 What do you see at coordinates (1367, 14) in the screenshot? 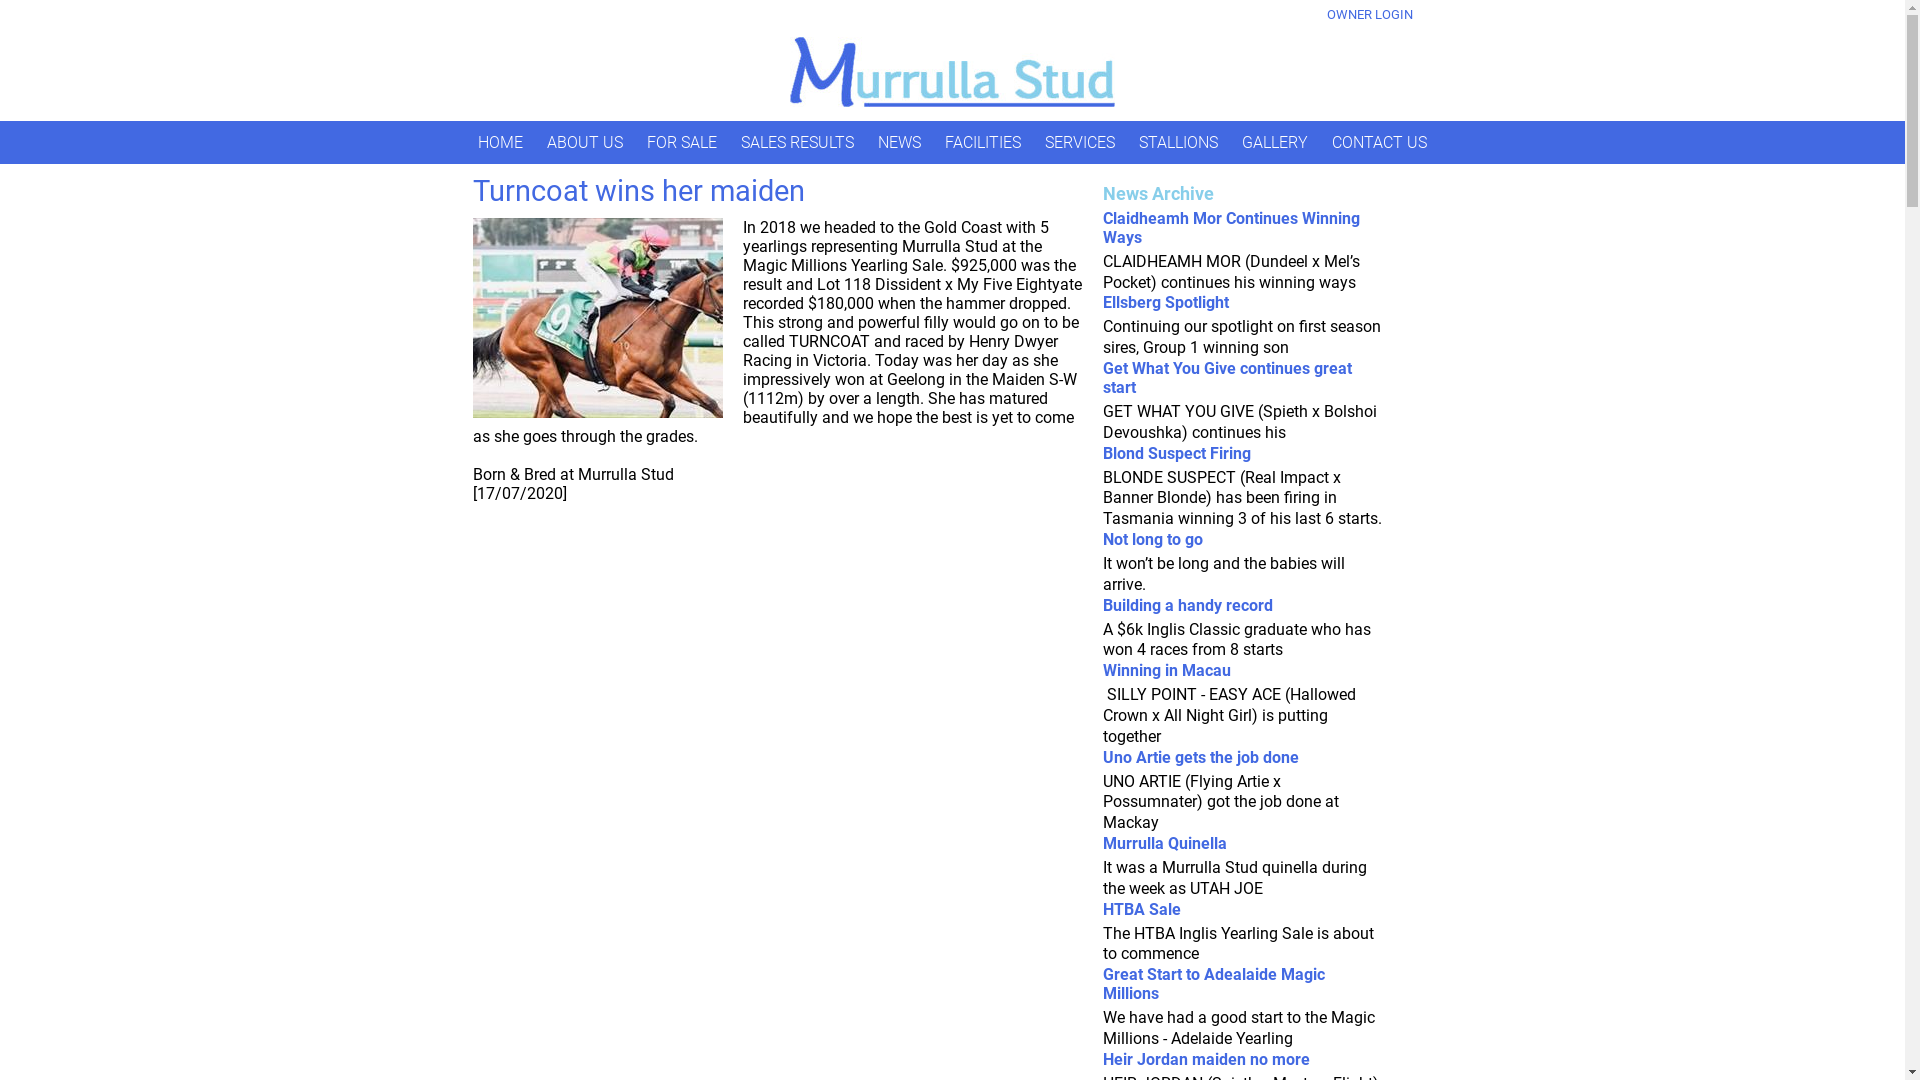
I see `'OWNER LOGIN'` at bounding box center [1367, 14].